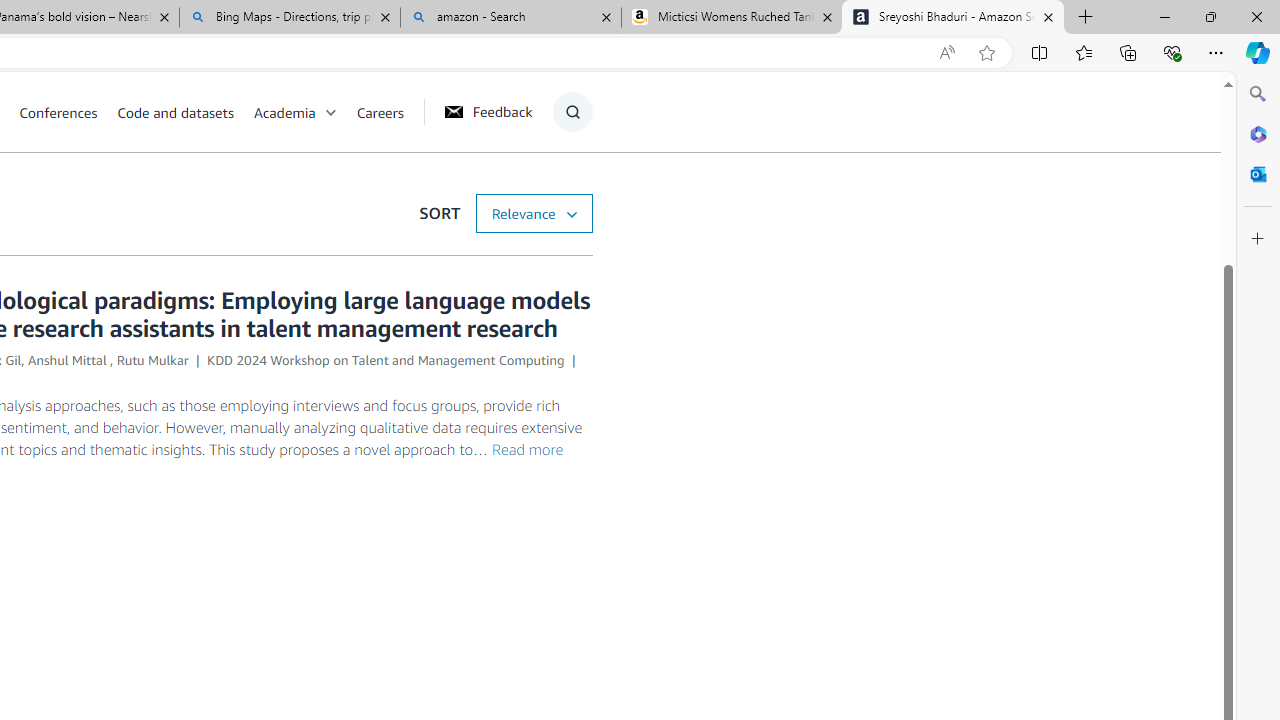 This screenshot has height=720, width=1280. What do you see at coordinates (389, 111) in the screenshot?
I see `'Careers'` at bounding box center [389, 111].